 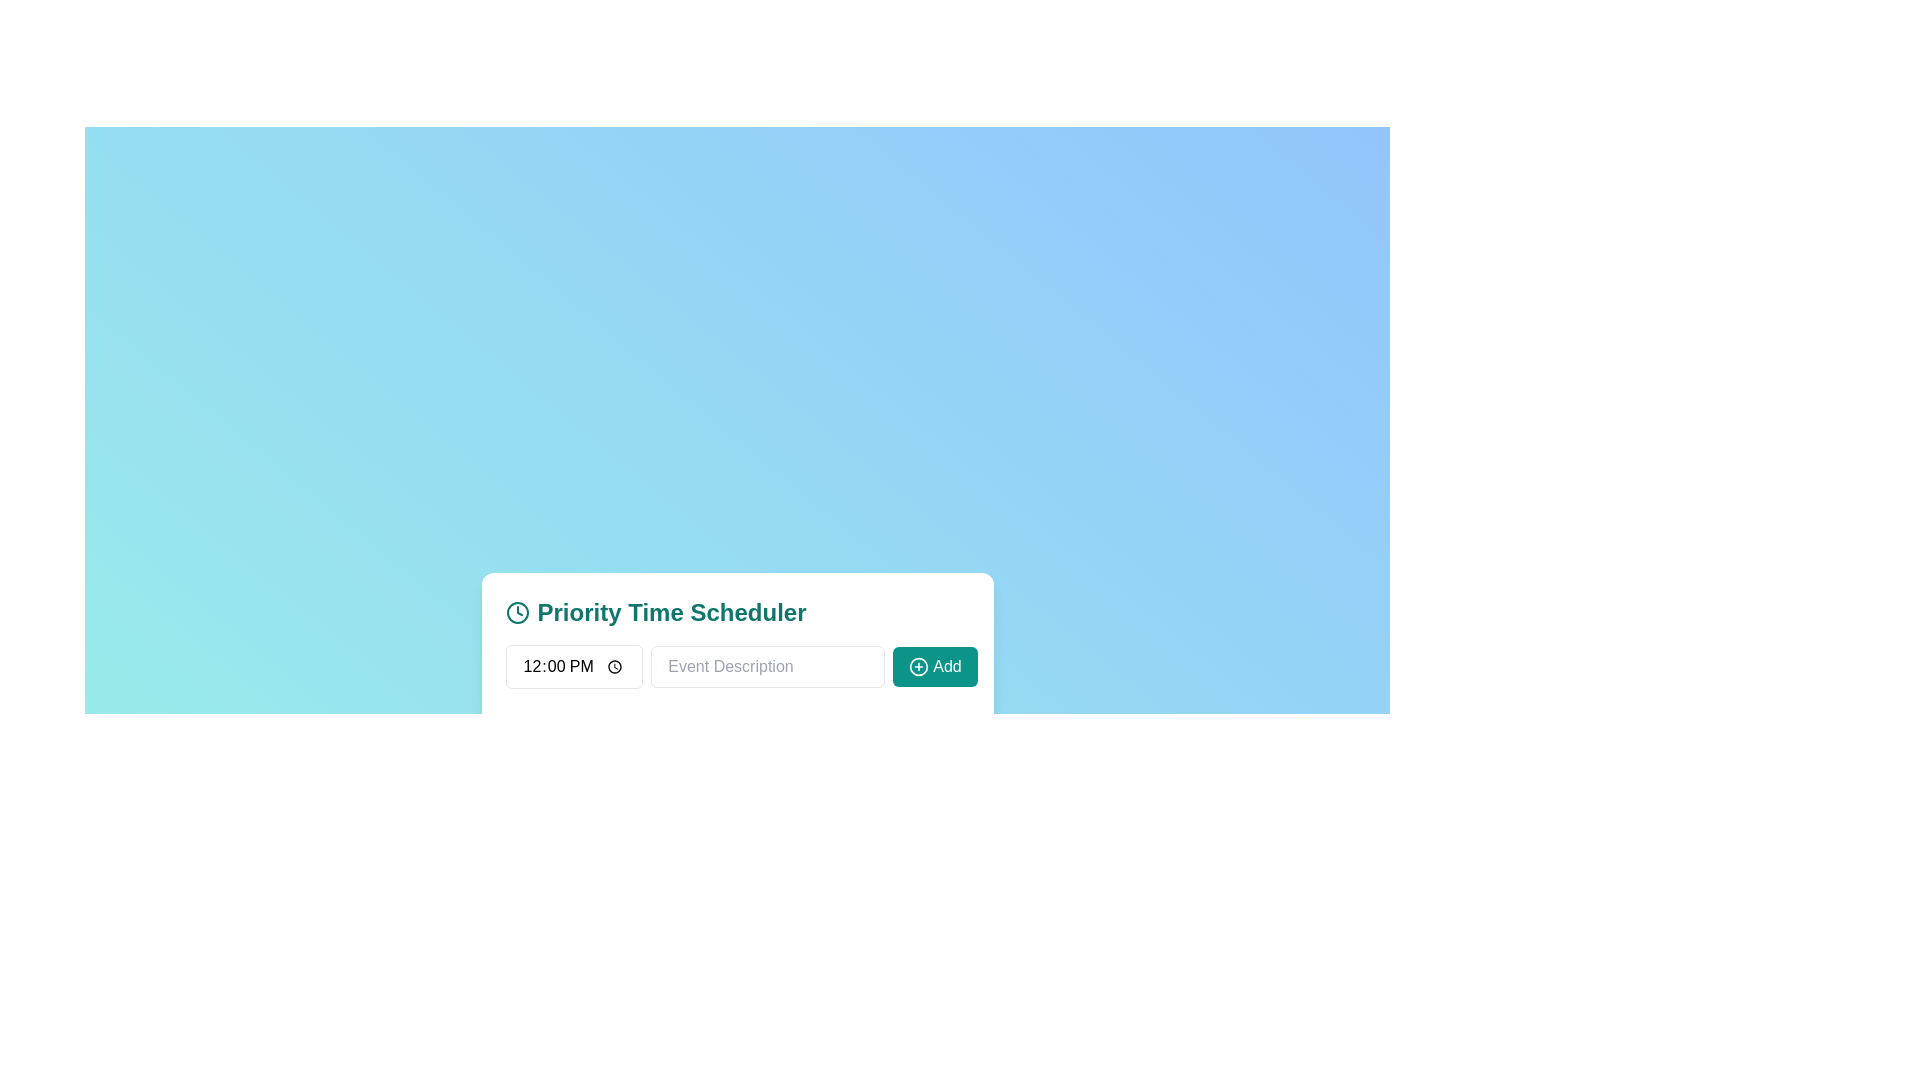 What do you see at coordinates (918, 667) in the screenshot?
I see `the circular icon with a plus sign located inside the 'Add' button at the bottom-right of the 'Priority Time Scheduler' UI box` at bounding box center [918, 667].